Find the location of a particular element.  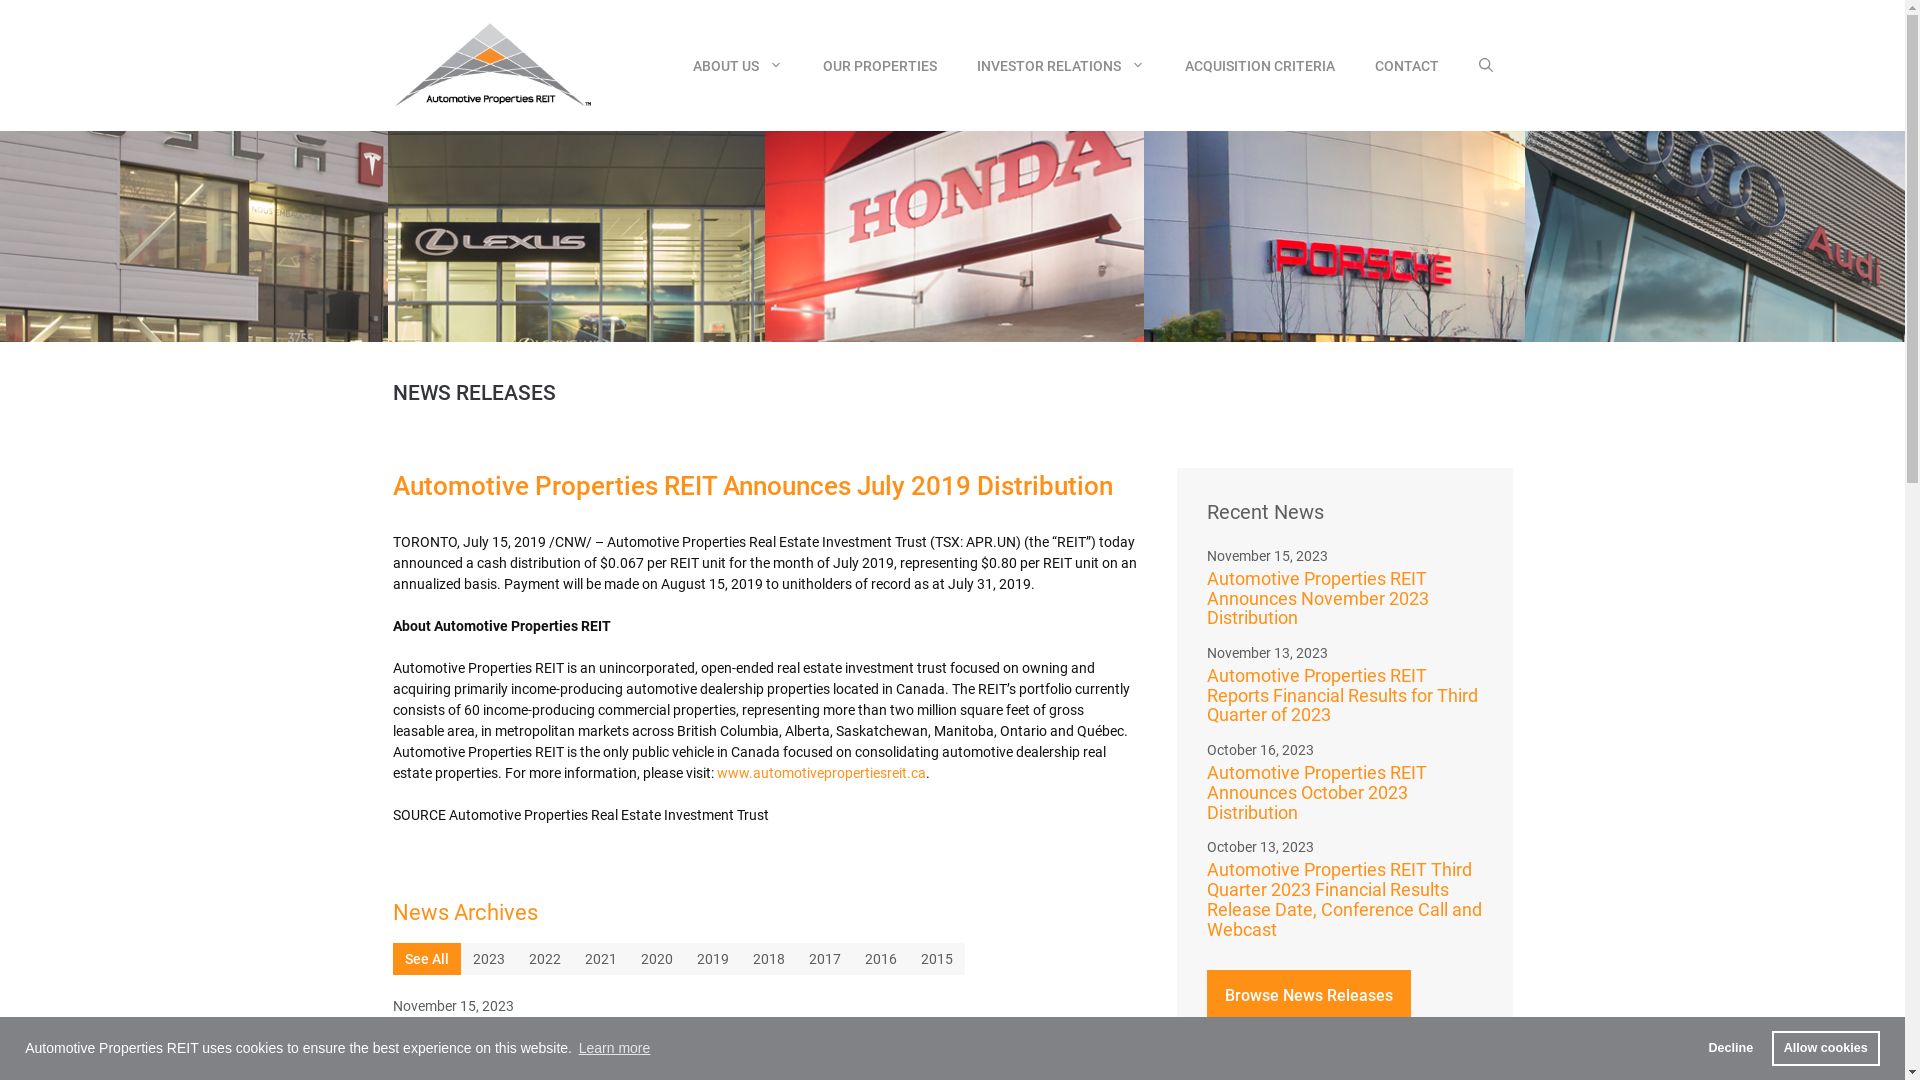

'Learn more' is located at coordinates (613, 1047).